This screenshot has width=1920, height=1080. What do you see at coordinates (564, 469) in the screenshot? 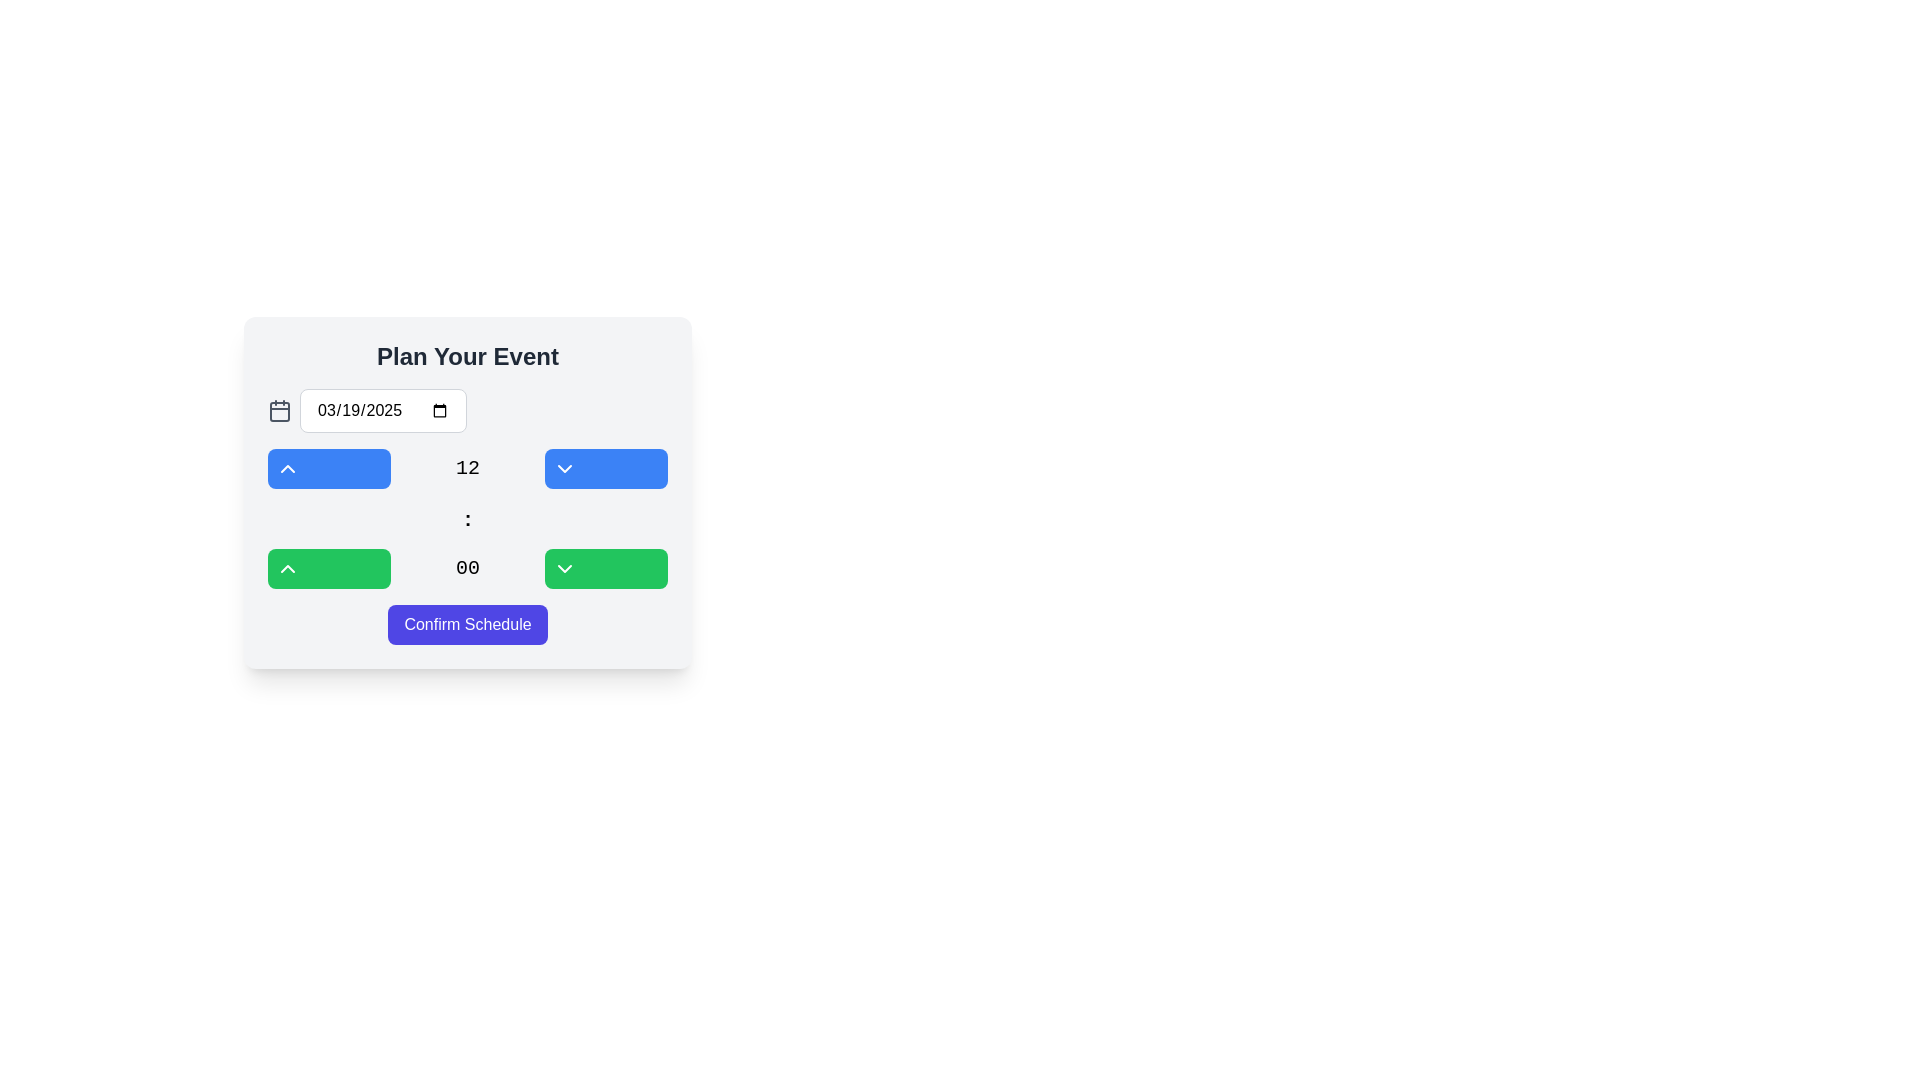
I see `the interactive icon in the top-right section of the time selector widget, adjacent to the numeric '12', which is part of the blue button used for hour selection` at bounding box center [564, 469].